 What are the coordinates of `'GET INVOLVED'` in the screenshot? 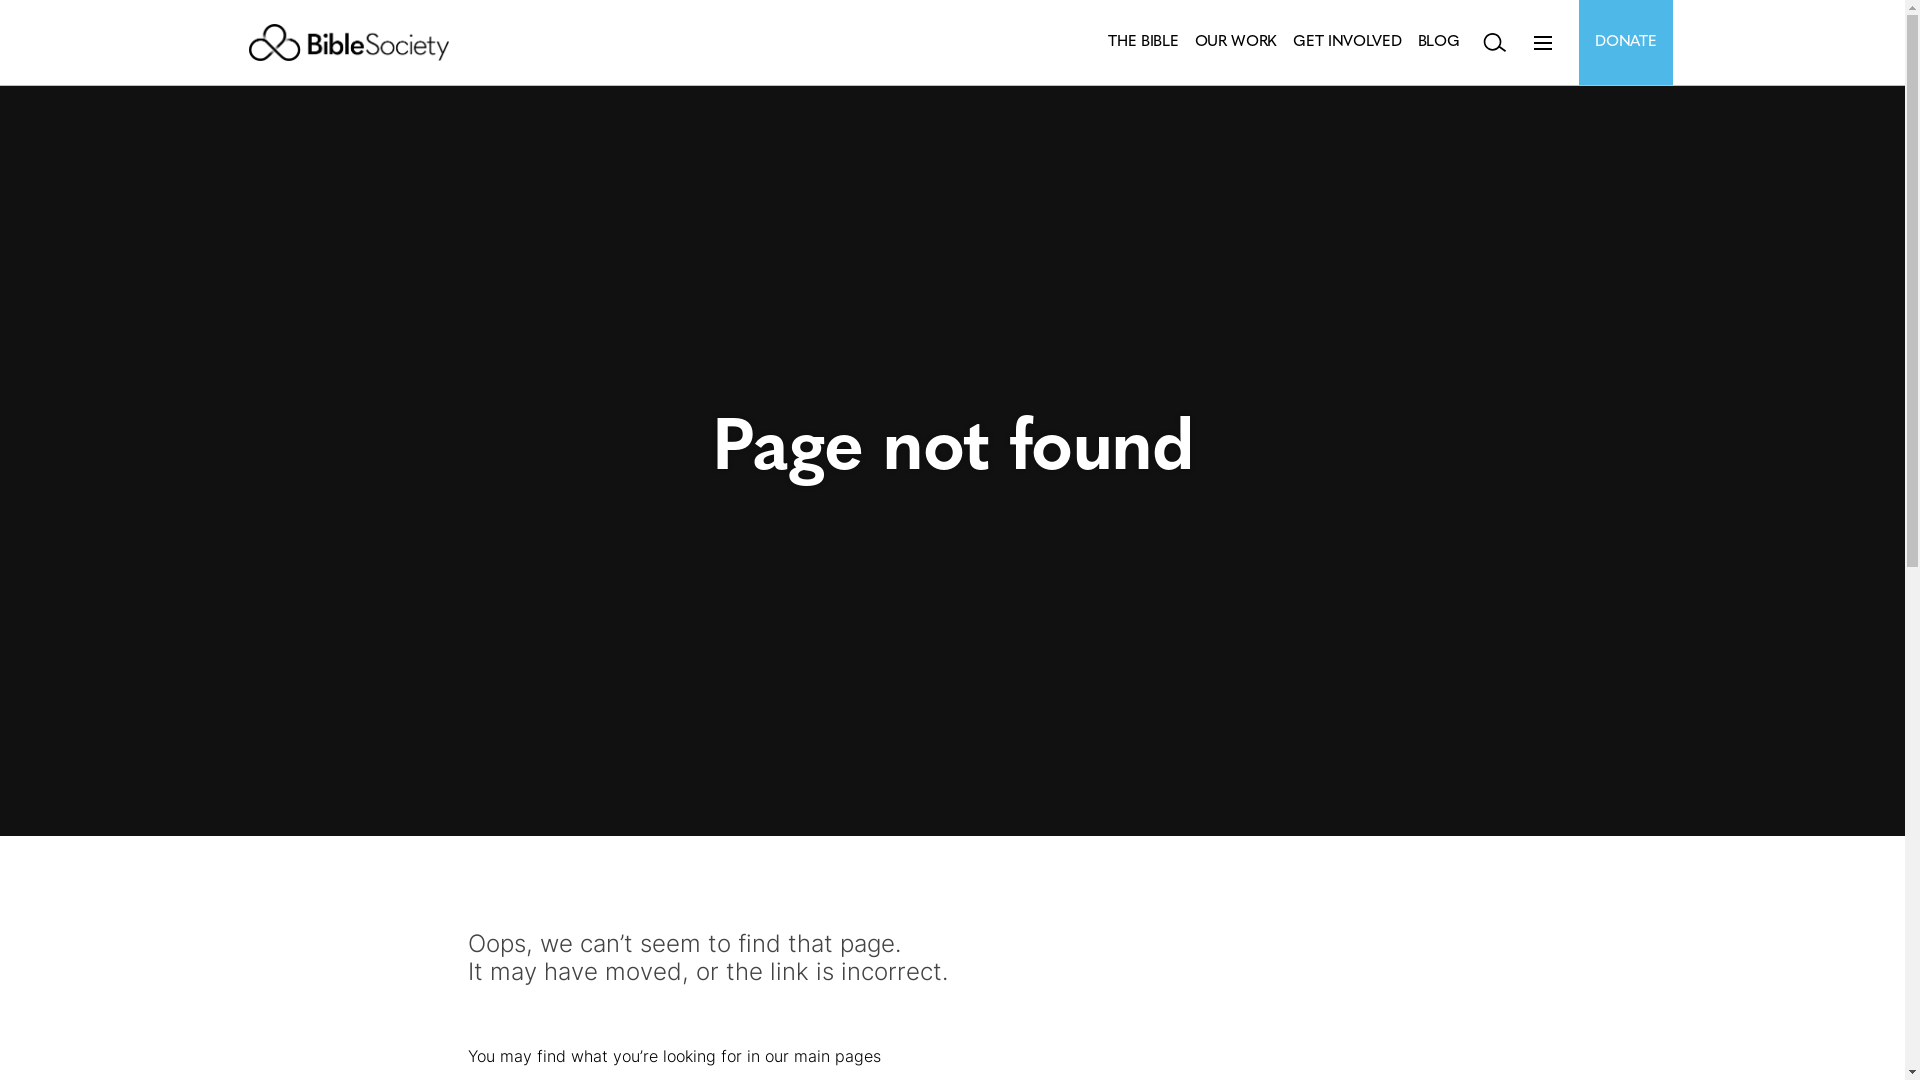 It's located at (1292, 42).